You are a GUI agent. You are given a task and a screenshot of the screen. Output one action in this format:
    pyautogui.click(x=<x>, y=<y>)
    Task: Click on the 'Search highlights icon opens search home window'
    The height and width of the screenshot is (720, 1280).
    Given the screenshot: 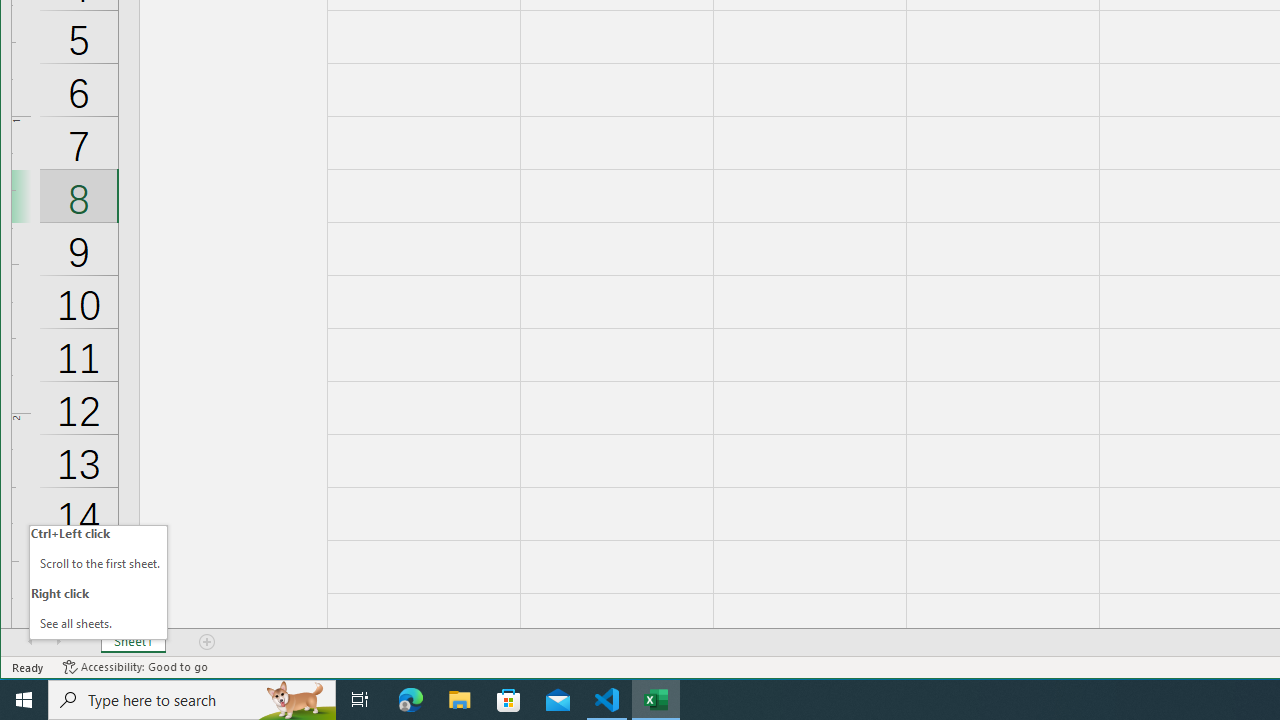 What is the action you would take?
    pyautogui.click(x=294, y=698)
    